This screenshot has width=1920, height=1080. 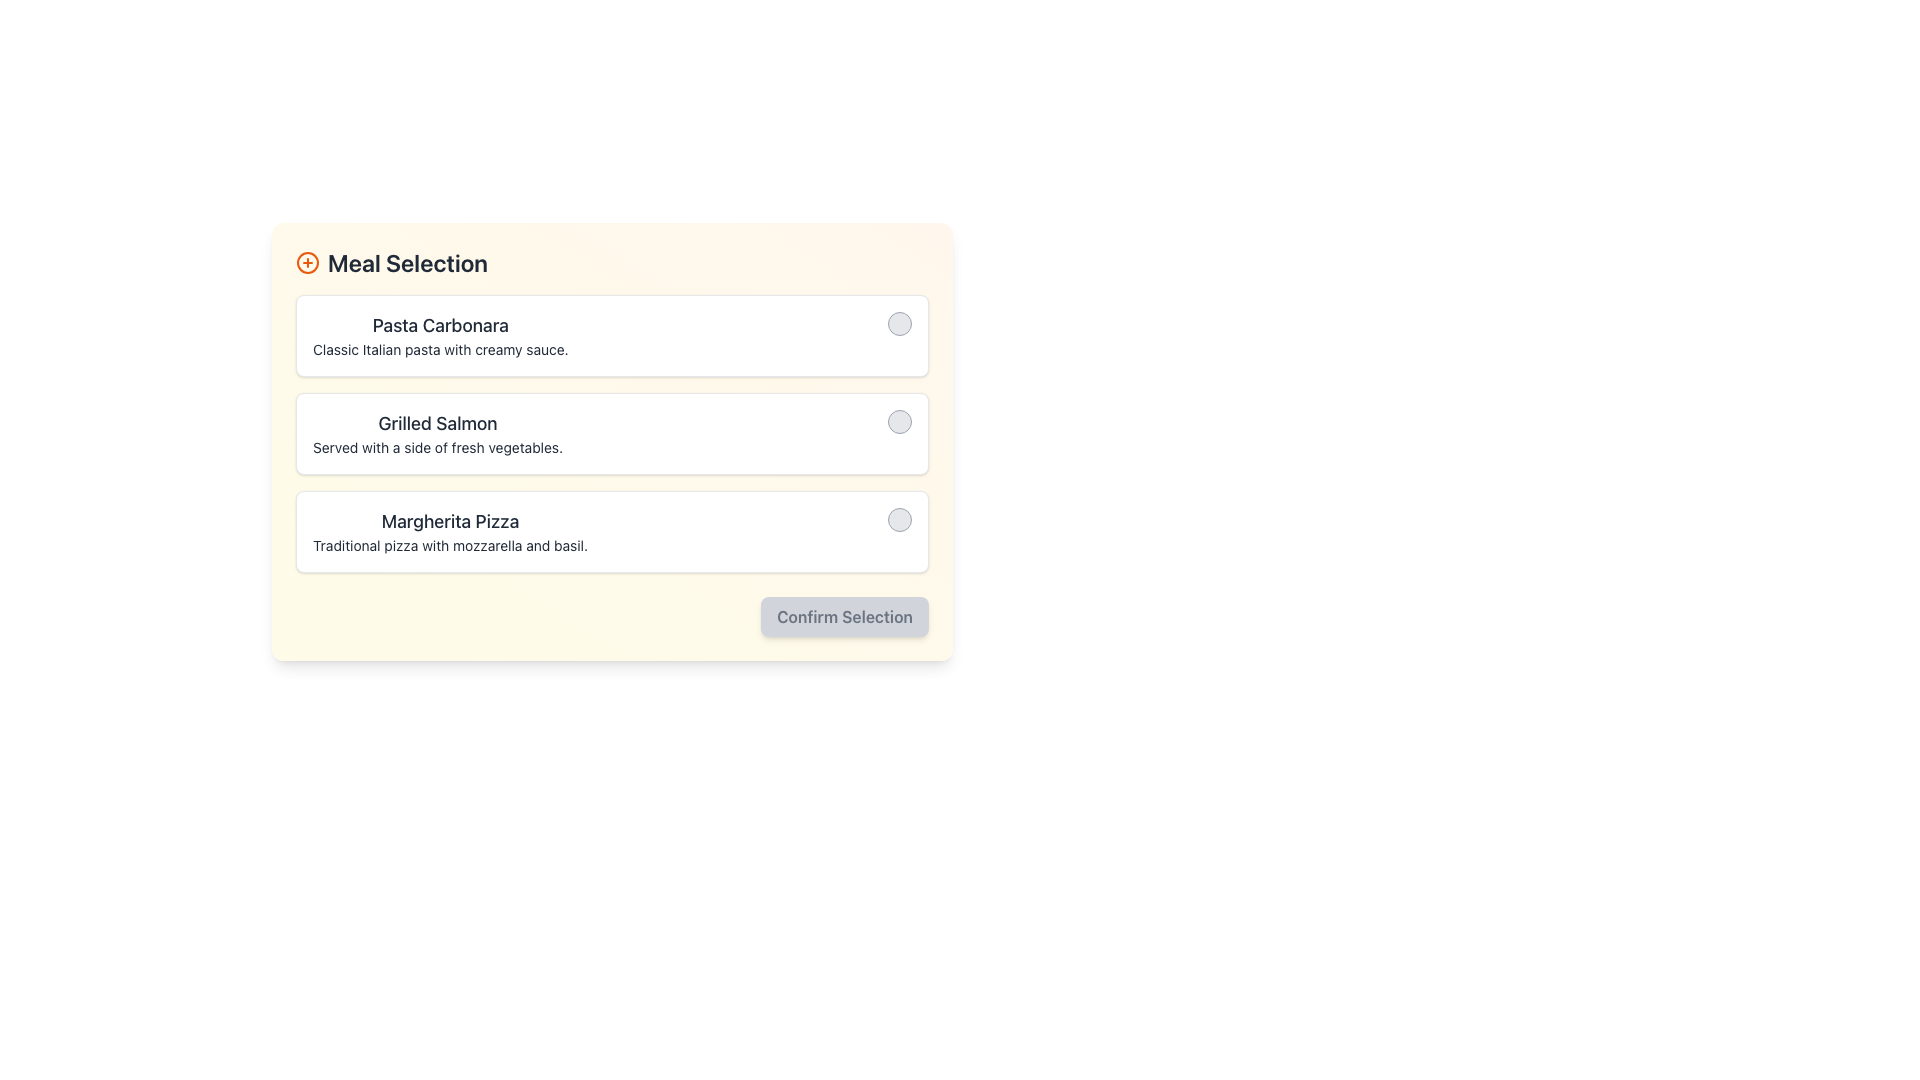 What do you see at coordinates (306, 261) in the screenshot?
I see `the actionable icon located on the far left within the 'Meal Selection' header, preceding the text 'Meal Selection'` at bounding box center [306, 261].